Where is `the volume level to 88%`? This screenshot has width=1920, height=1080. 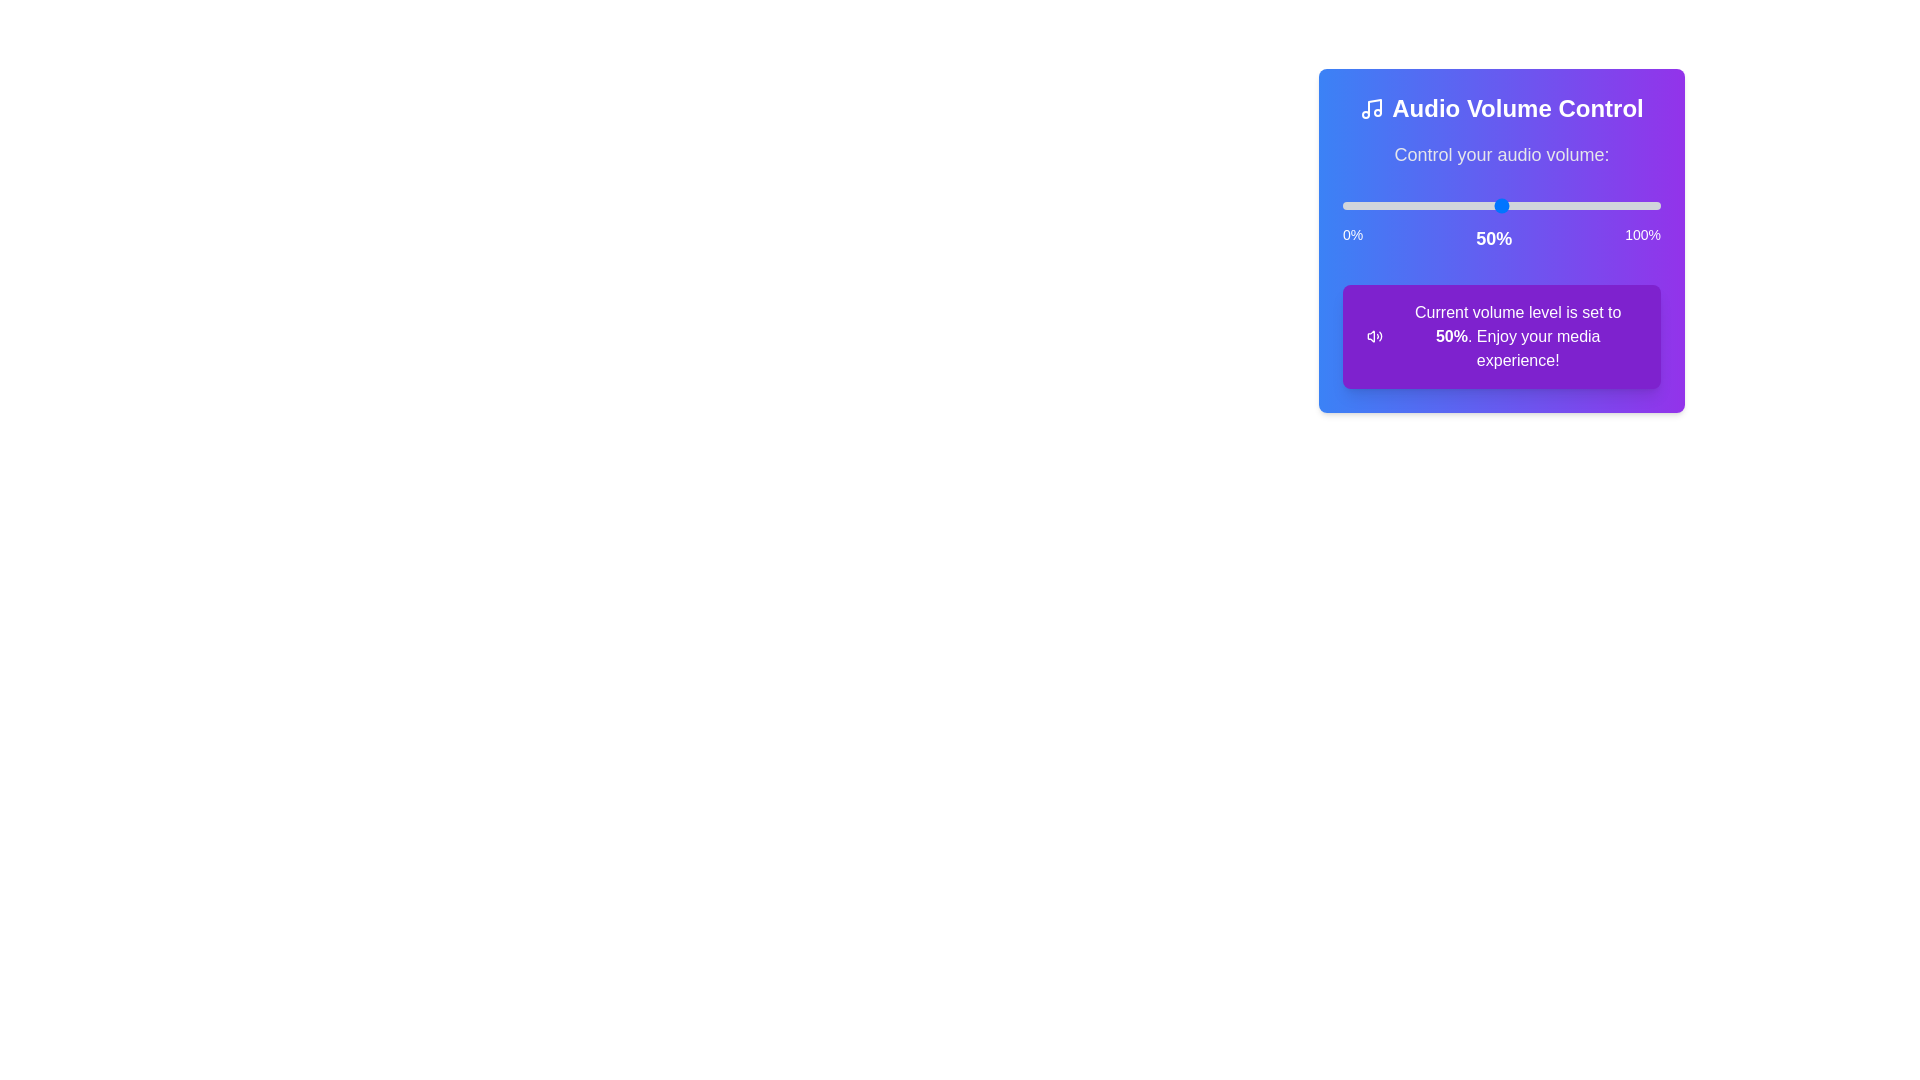
the volume level to 88% is located at coordinates (1622, 205).